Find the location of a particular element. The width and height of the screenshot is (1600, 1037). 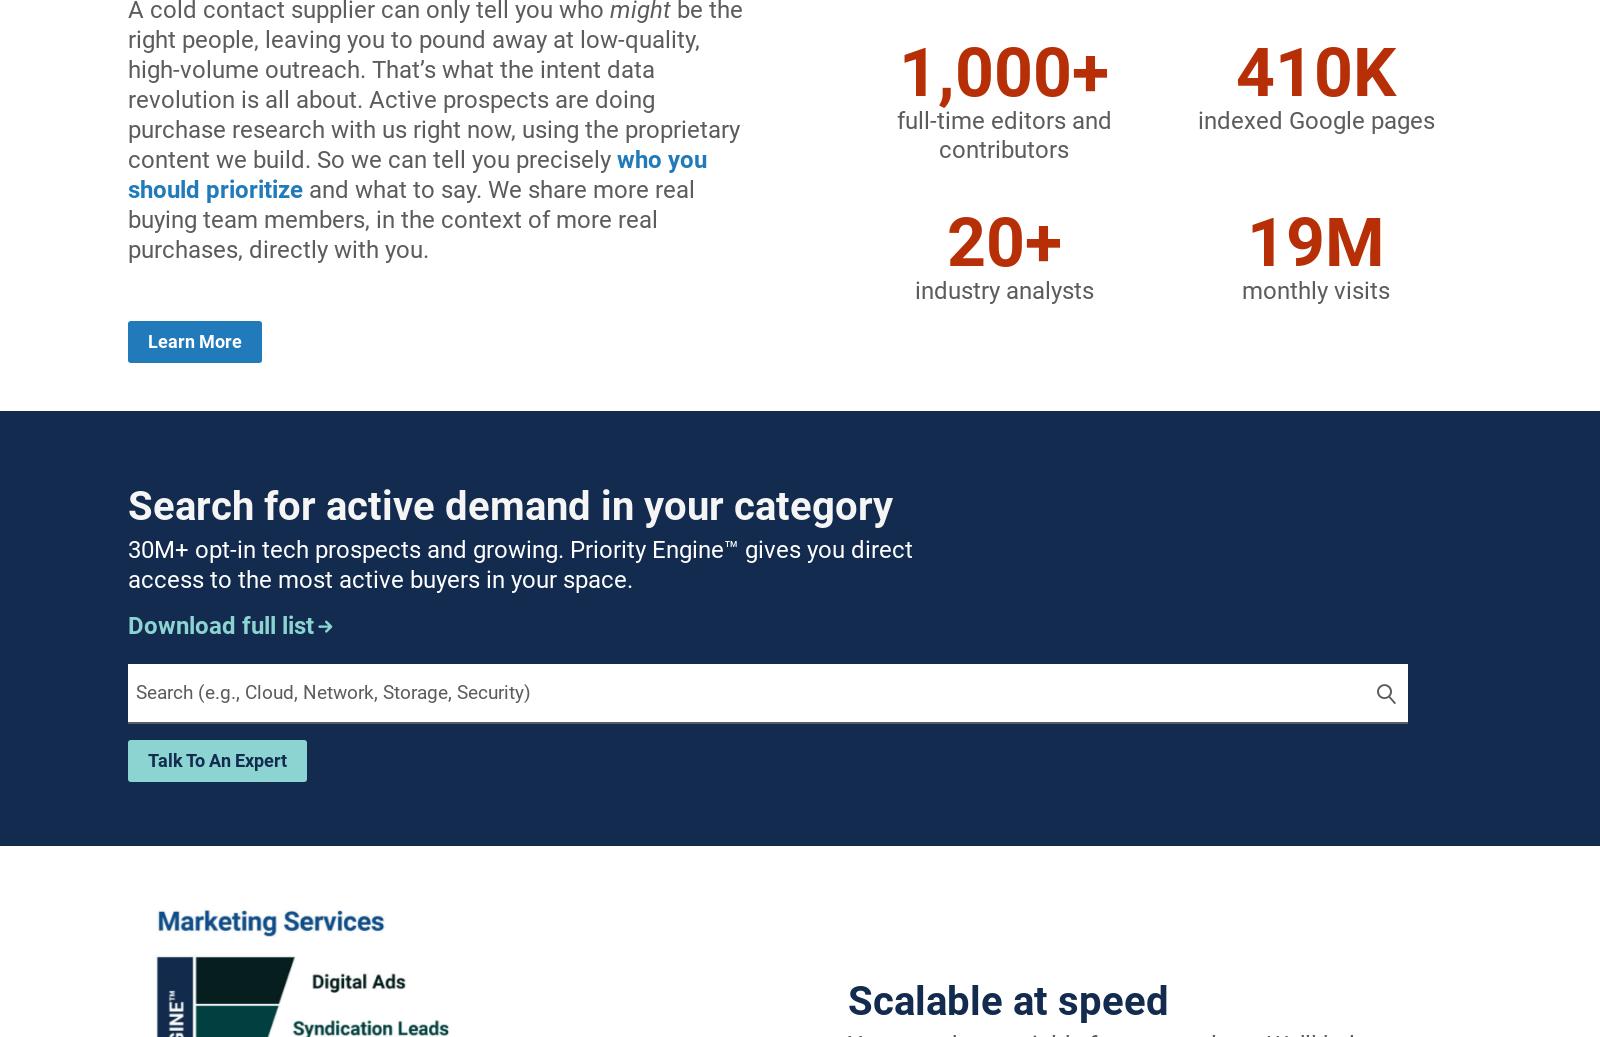

'410K' is located at coordinates (1315, 72).